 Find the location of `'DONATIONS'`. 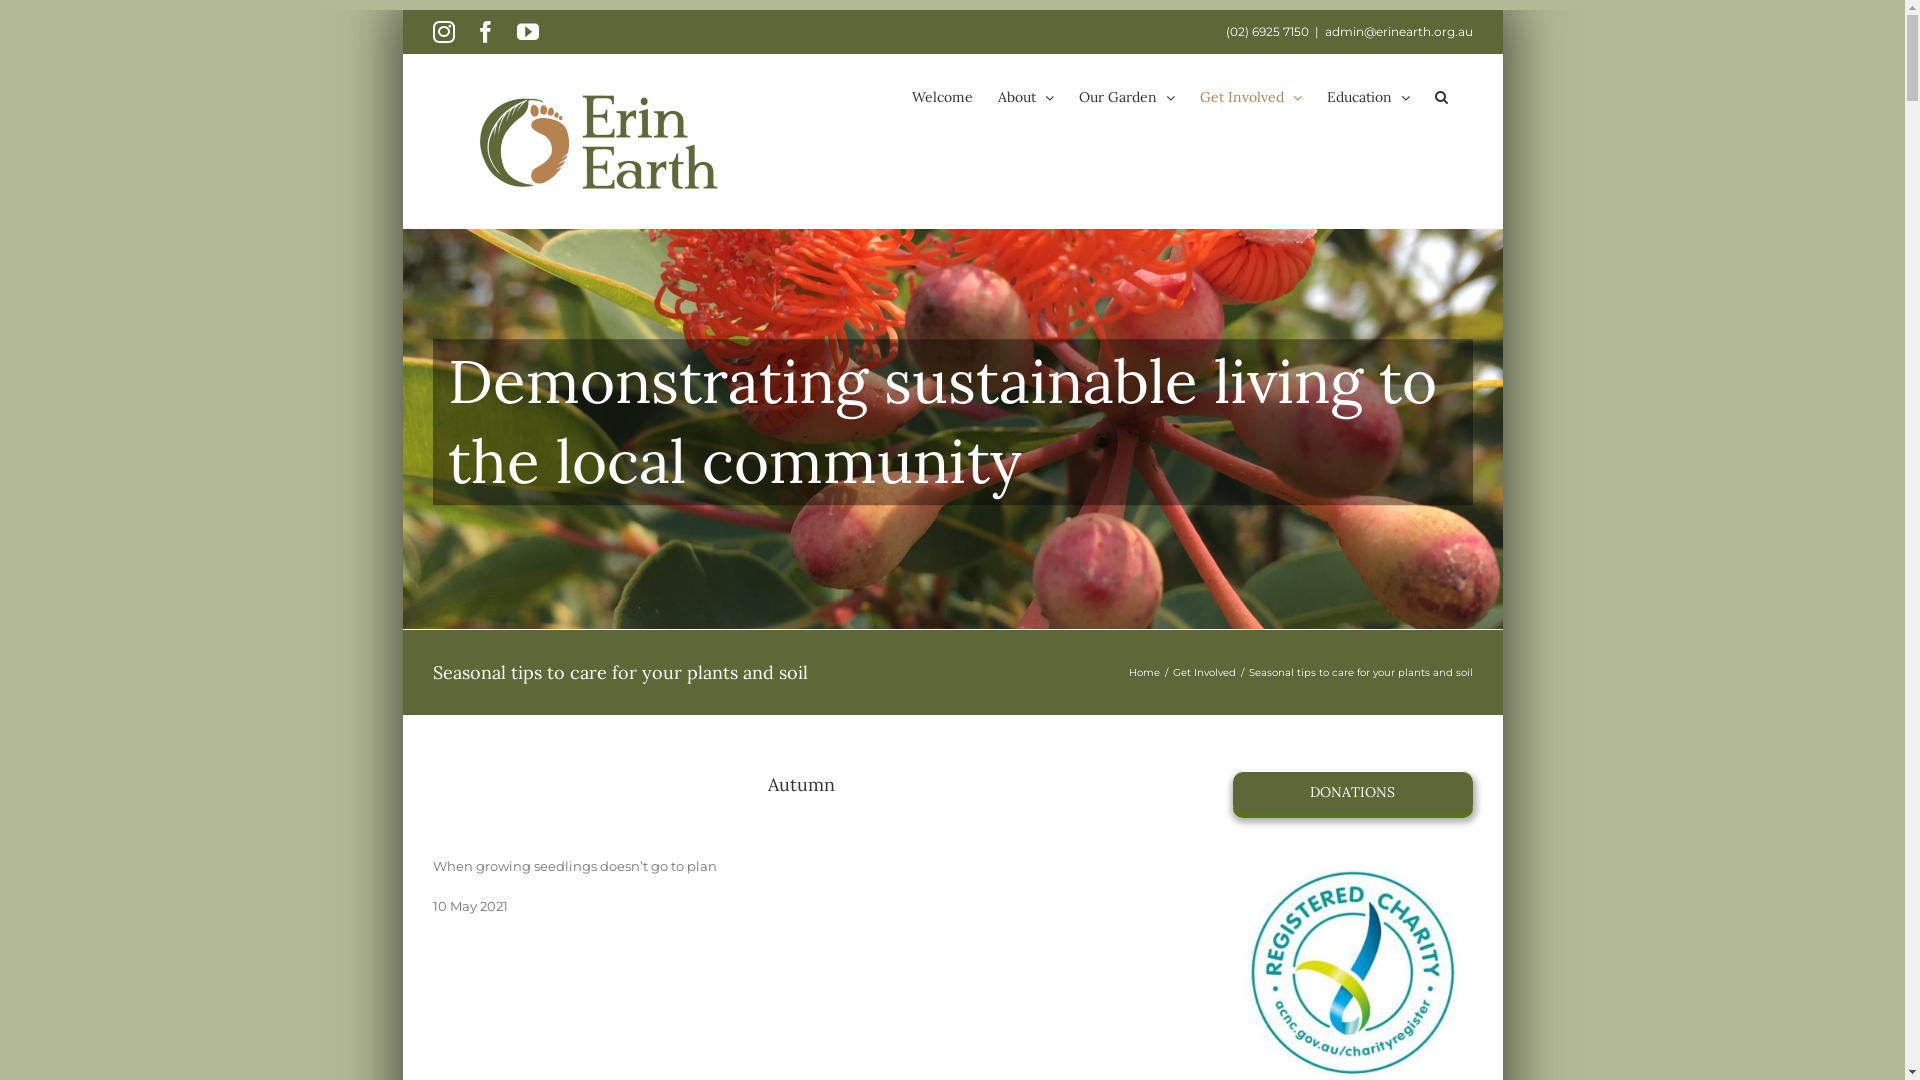

'DONATIONS' is located at coordinates (1352, 791).